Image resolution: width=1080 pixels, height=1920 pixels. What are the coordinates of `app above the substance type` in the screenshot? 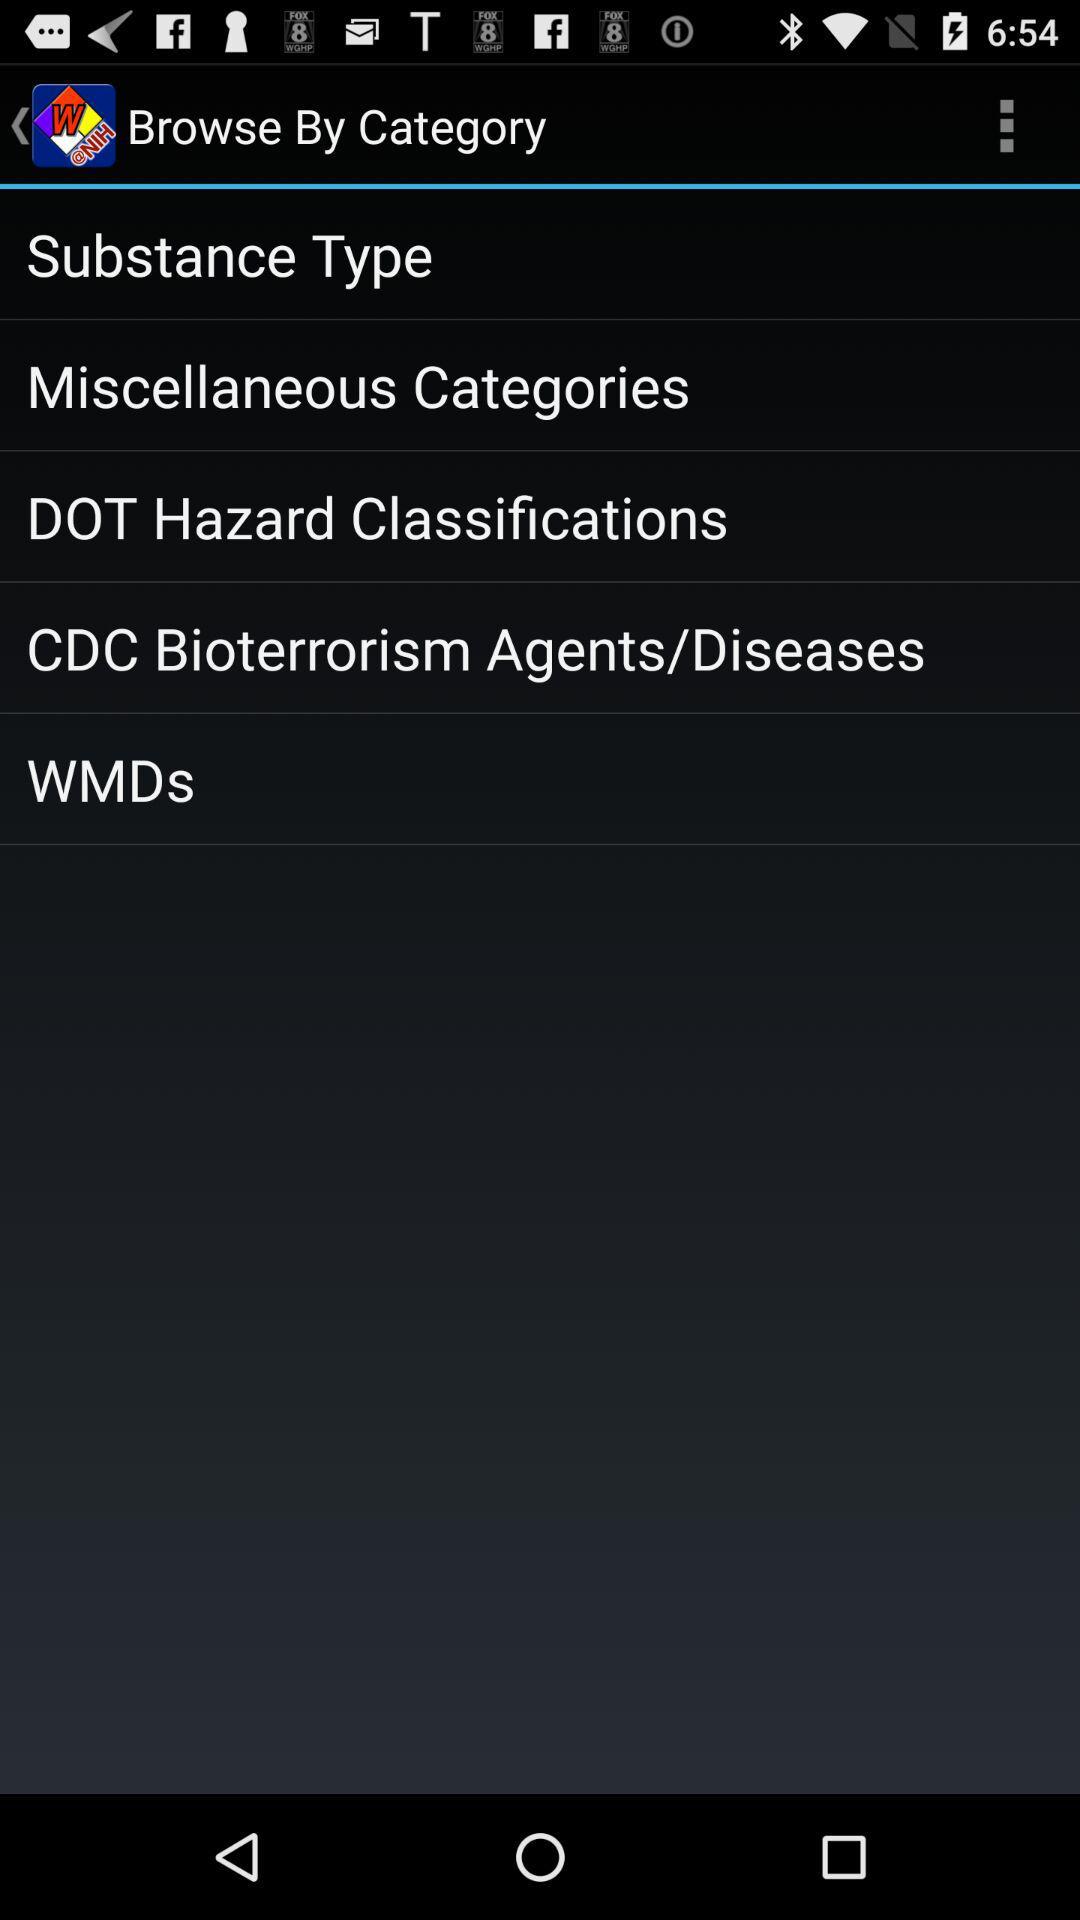 It's located at (1006, 124).